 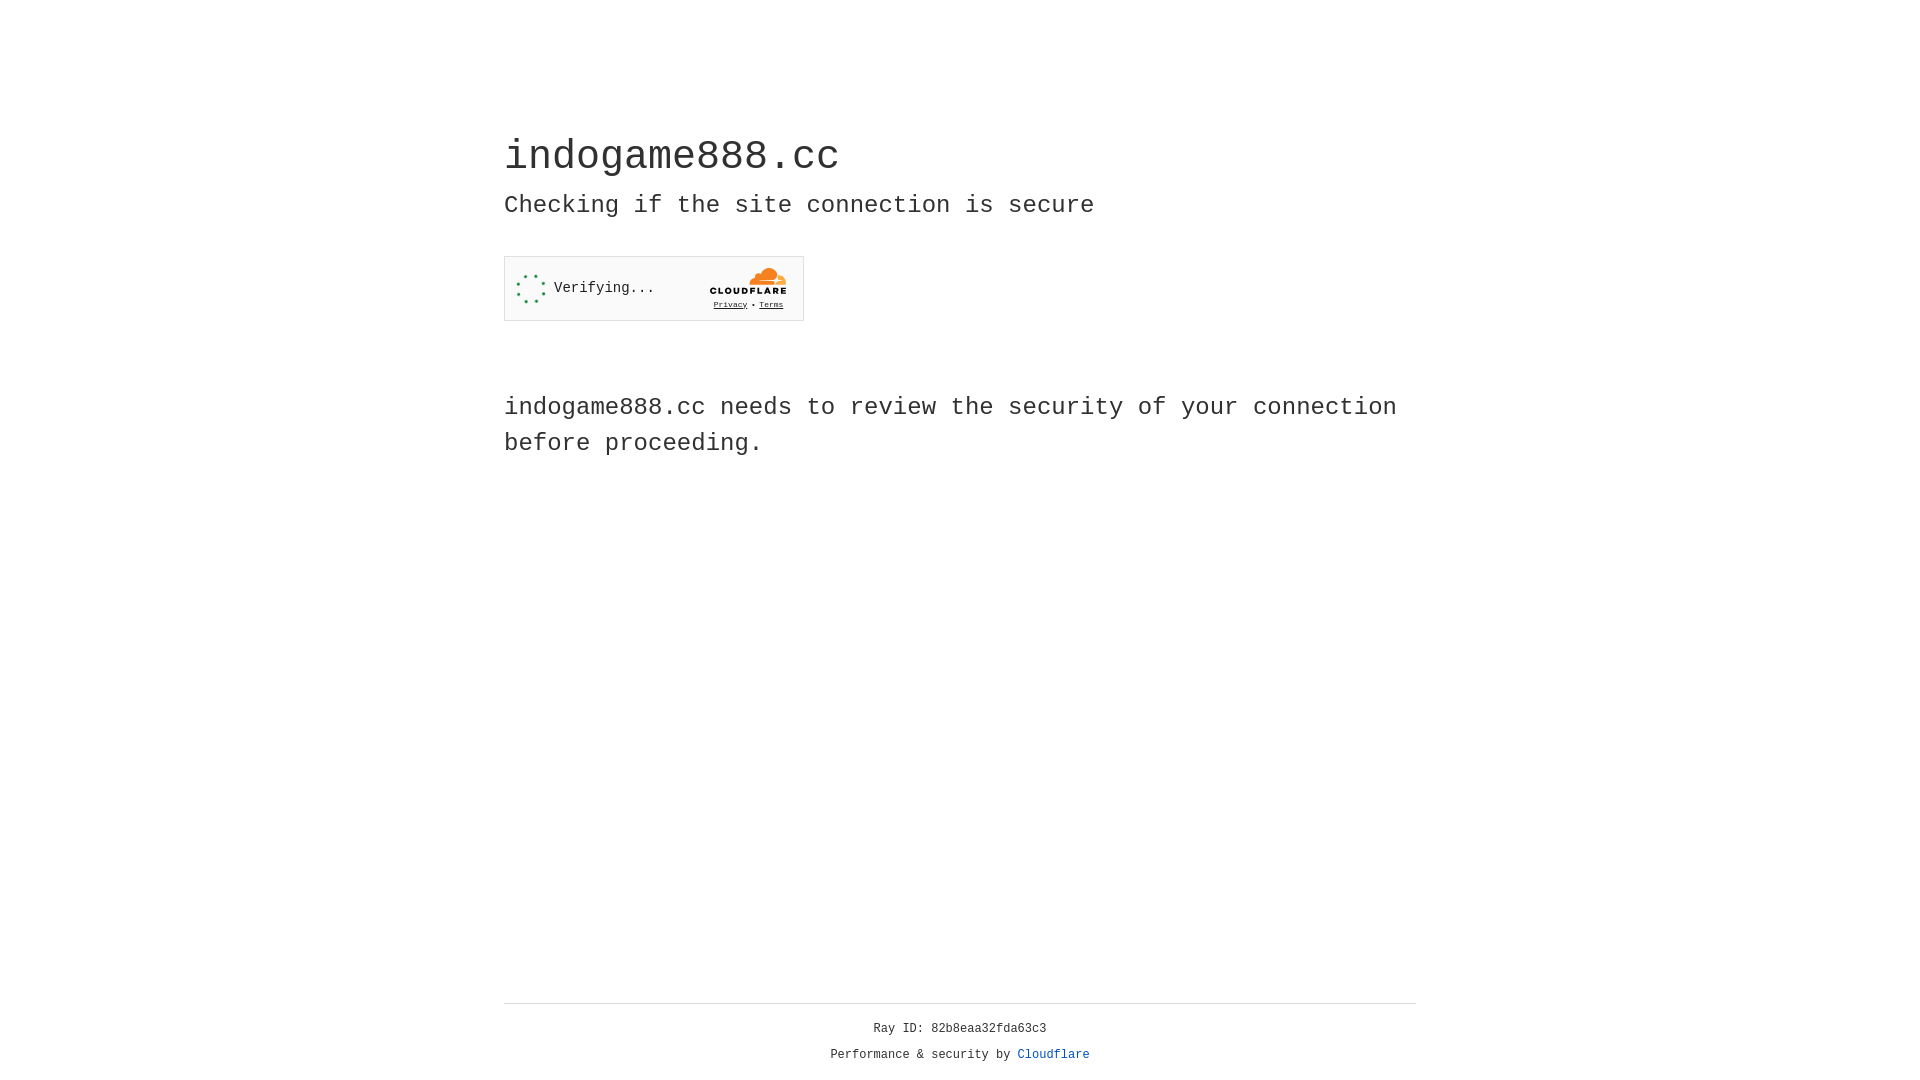 What do you see at coordinates (653, 288) in the screenshot?
I see `'Widget containing a Cloudflare security challenge'` at bounding box center [653, 288].